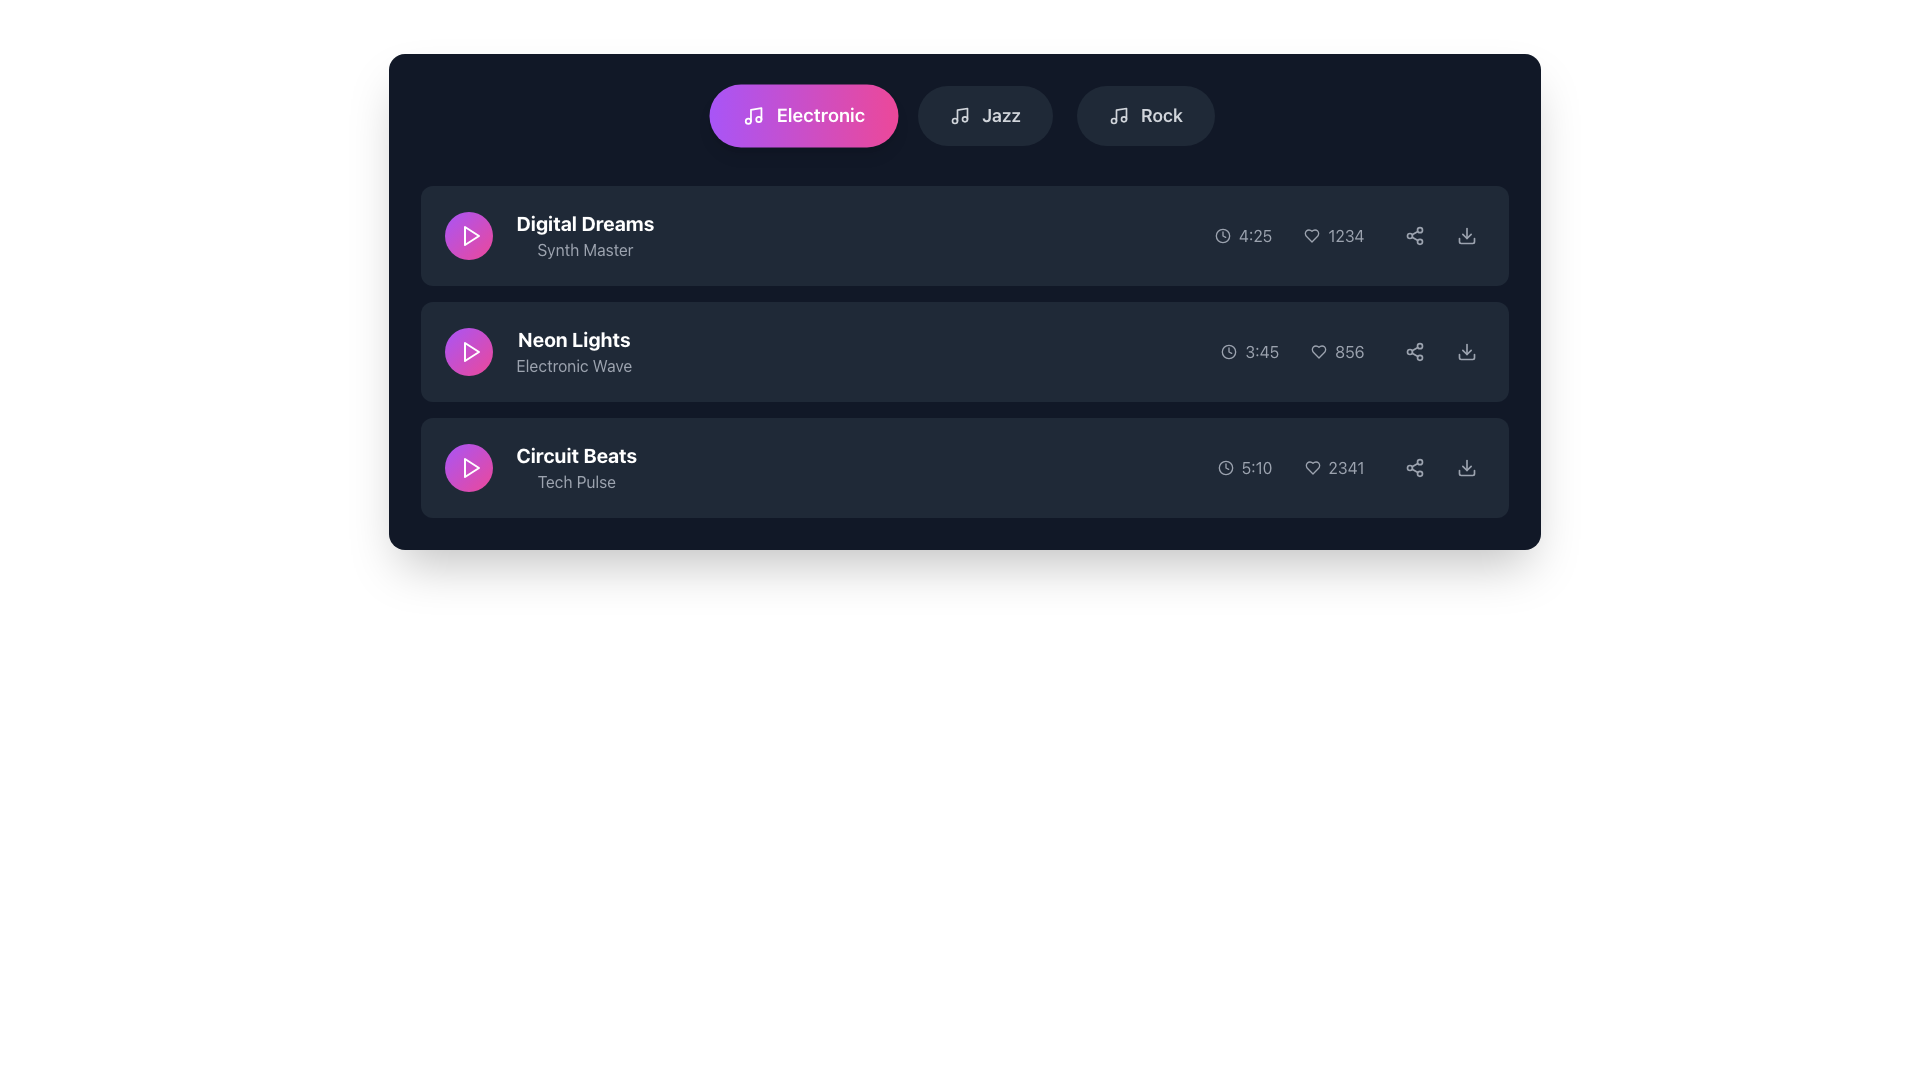  I want to click on the minimalistic music note icon located inside the 'Jazz' button in the top navigation bar, which is positioned to the left of the text 'Jazz.', so click(960, 115).